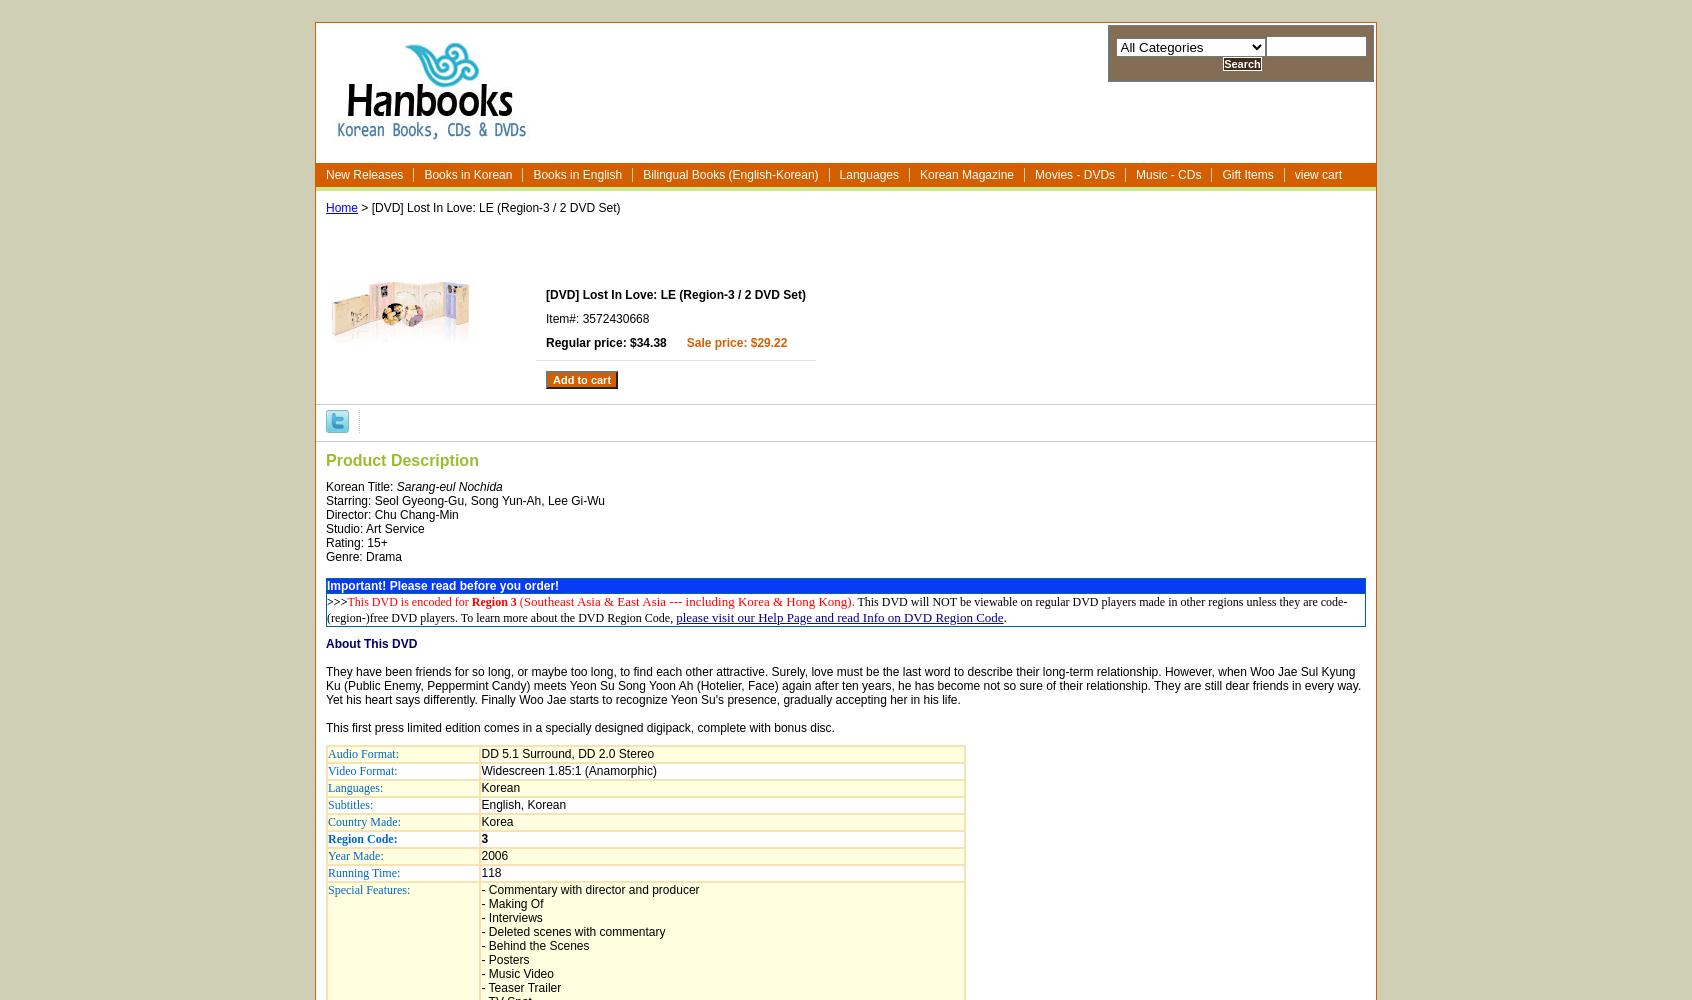 Image resolution: width=1692 pixels, height=1000 pixels. Describe the element at coordinates (1247, 175) in the screenshot. I see `'Gift Items'` at that location.